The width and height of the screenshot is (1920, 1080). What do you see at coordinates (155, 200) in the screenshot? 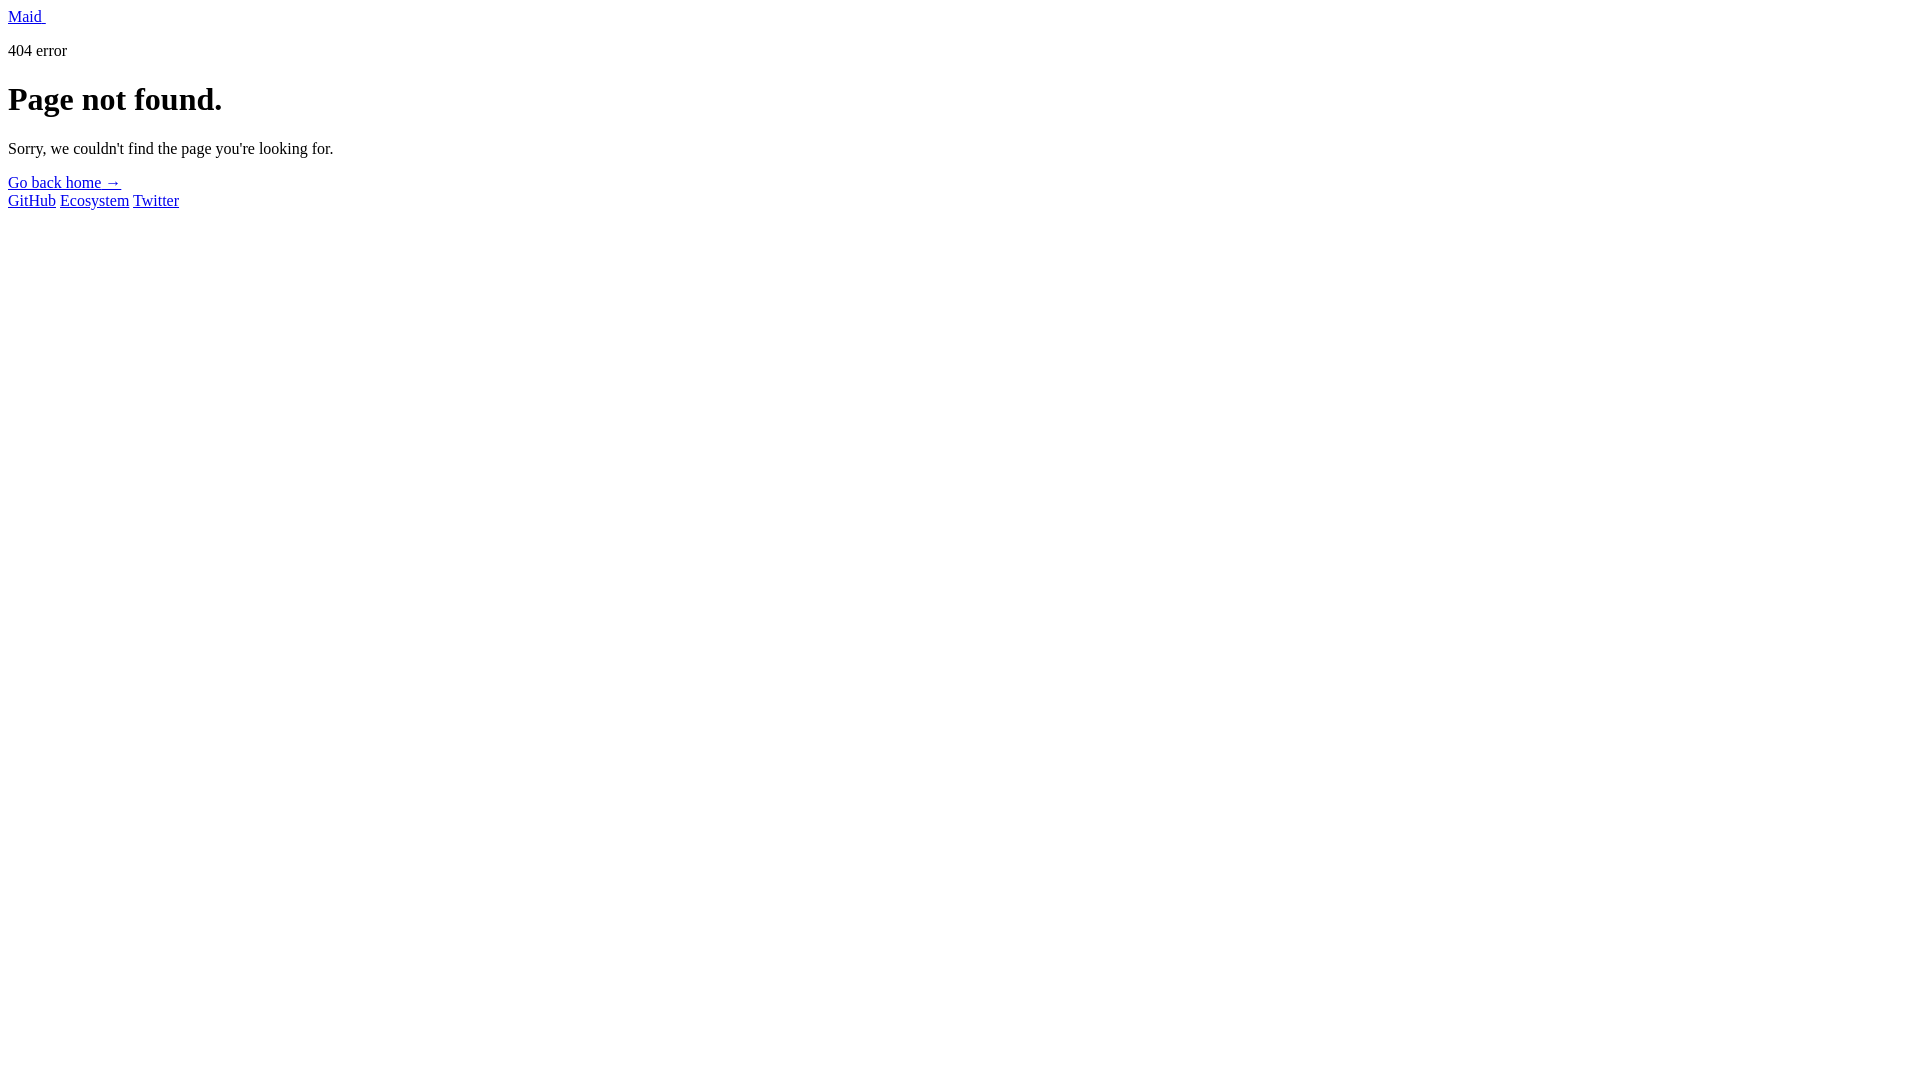
I see `'Twitter'` at bounding box center [155, 200].